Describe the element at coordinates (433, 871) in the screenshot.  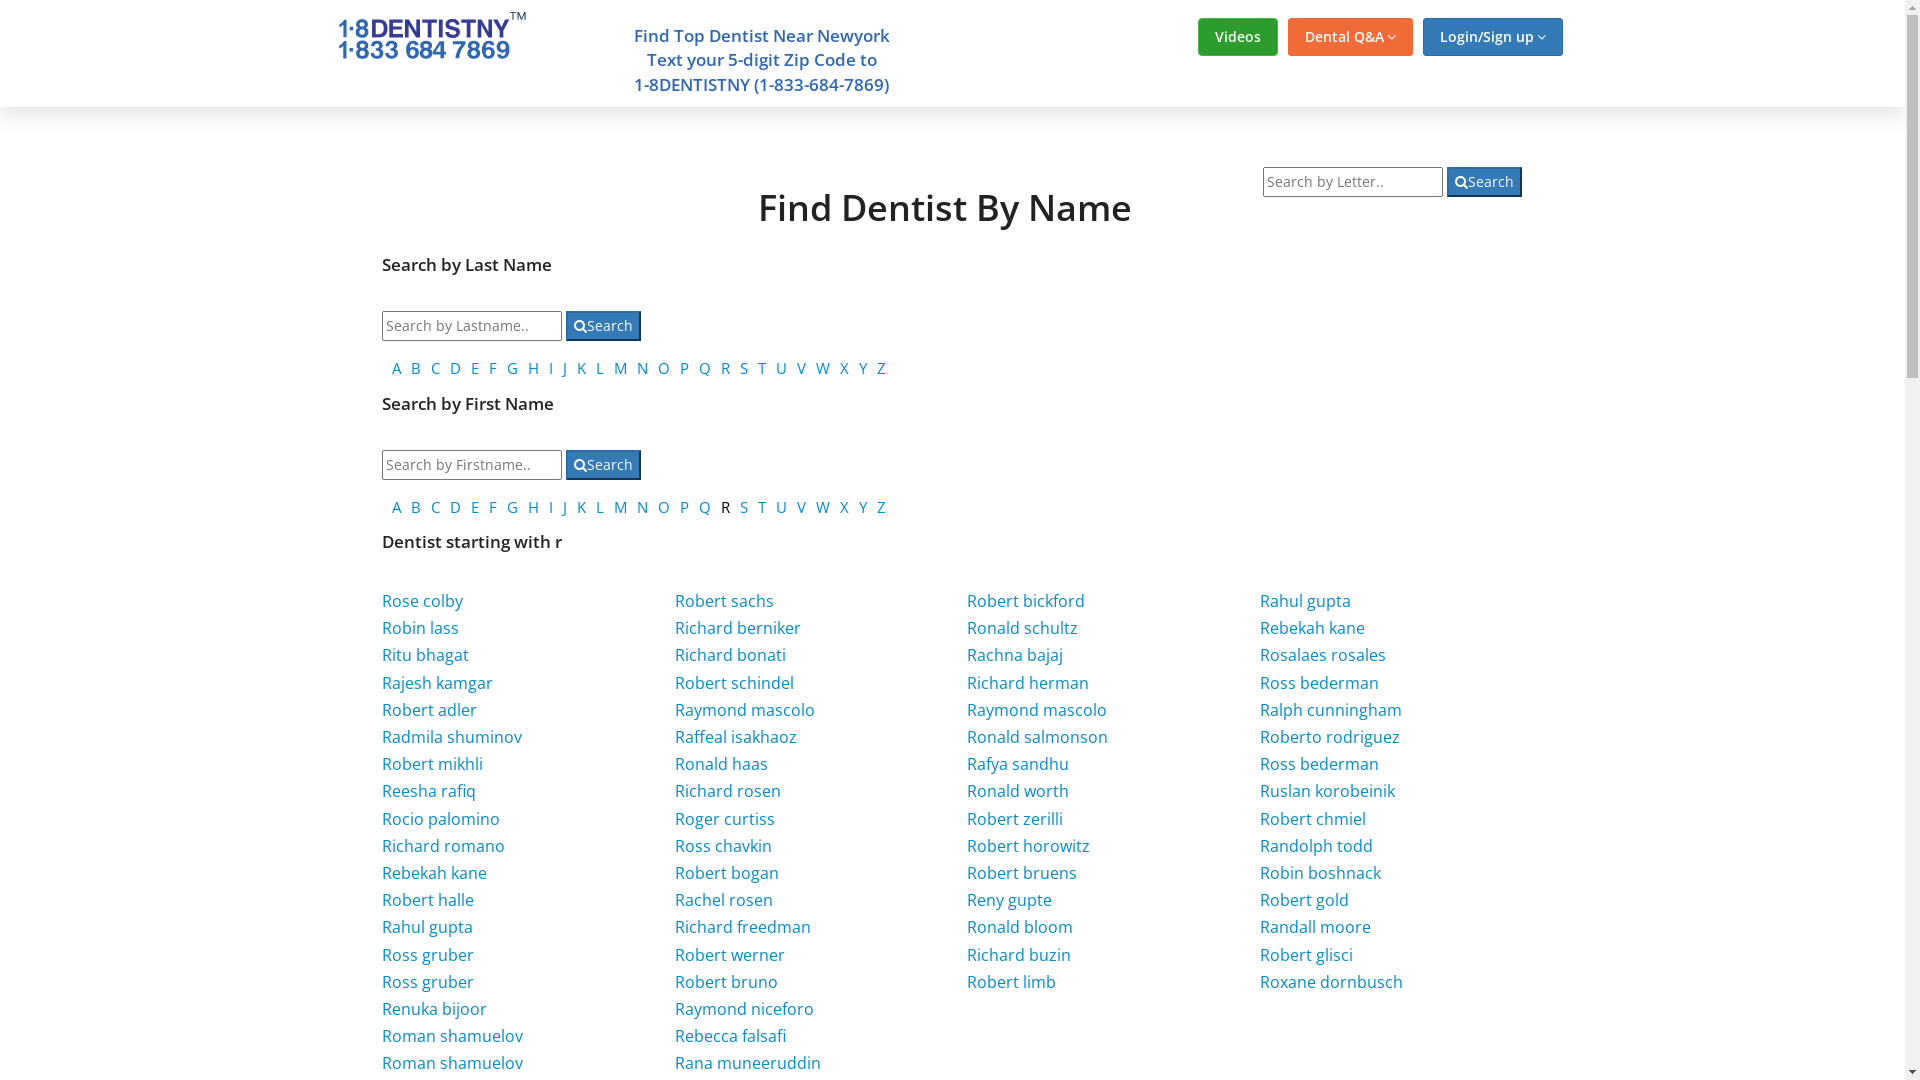
I see `'Rebekah kane'` at that location.